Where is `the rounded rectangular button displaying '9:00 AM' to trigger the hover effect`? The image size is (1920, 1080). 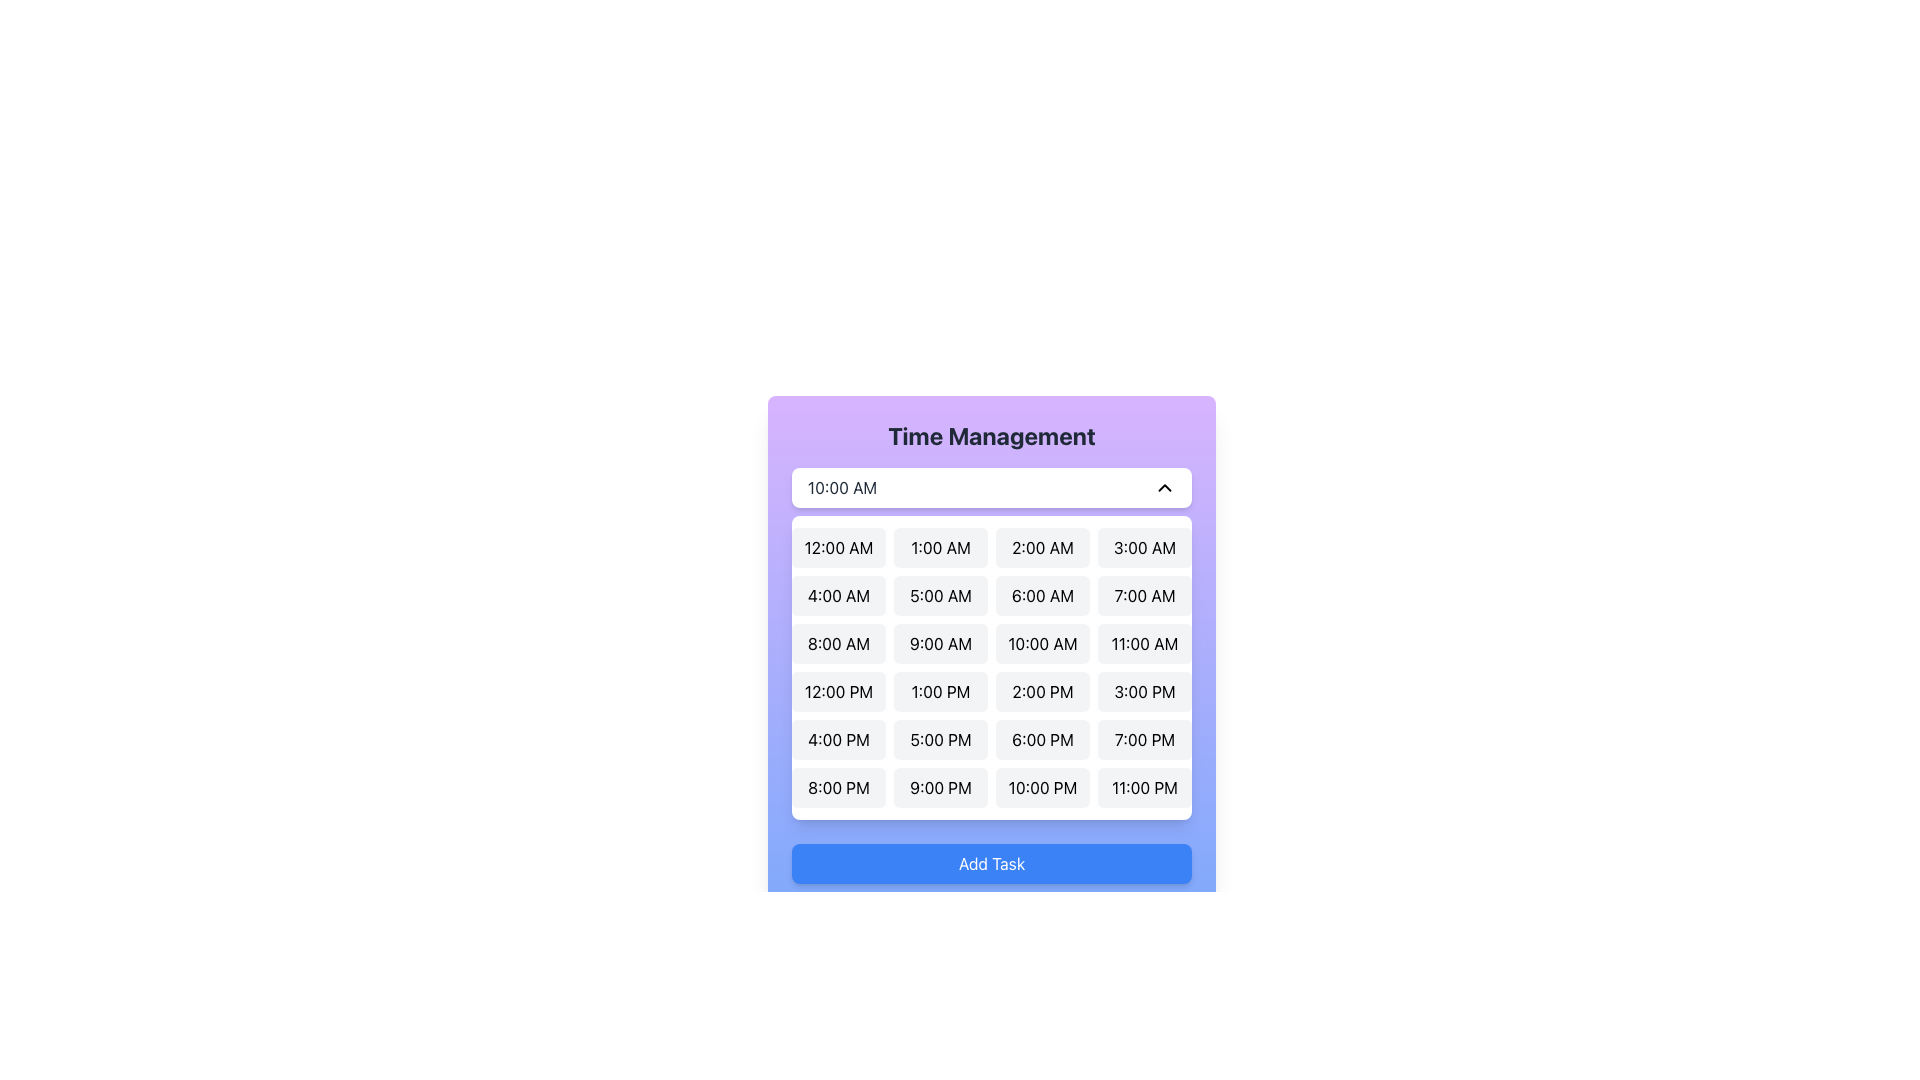
the rounded rectangular button displaying '9:00 AM' to trigger the hover effect is located at coordinates (939, 644).